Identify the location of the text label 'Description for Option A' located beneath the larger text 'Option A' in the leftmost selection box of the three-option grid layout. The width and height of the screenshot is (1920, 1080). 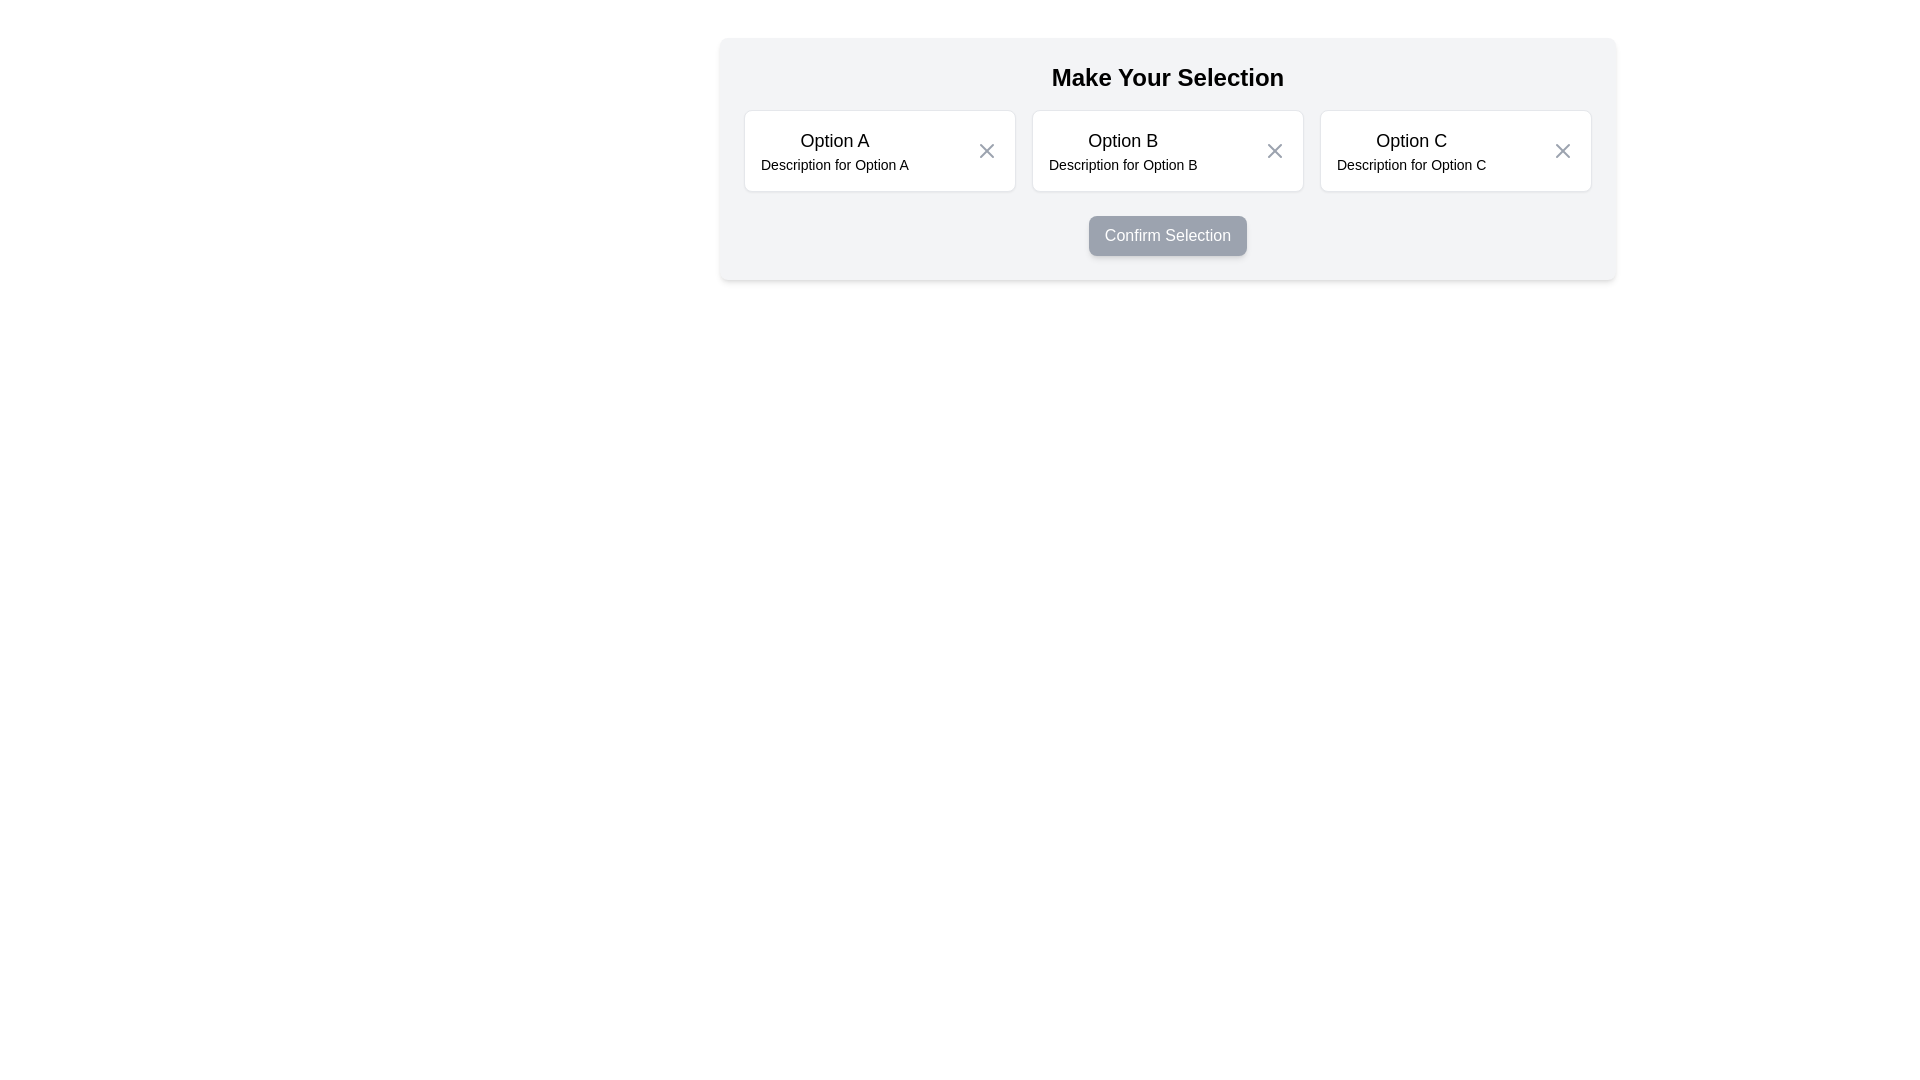
(835, 164).